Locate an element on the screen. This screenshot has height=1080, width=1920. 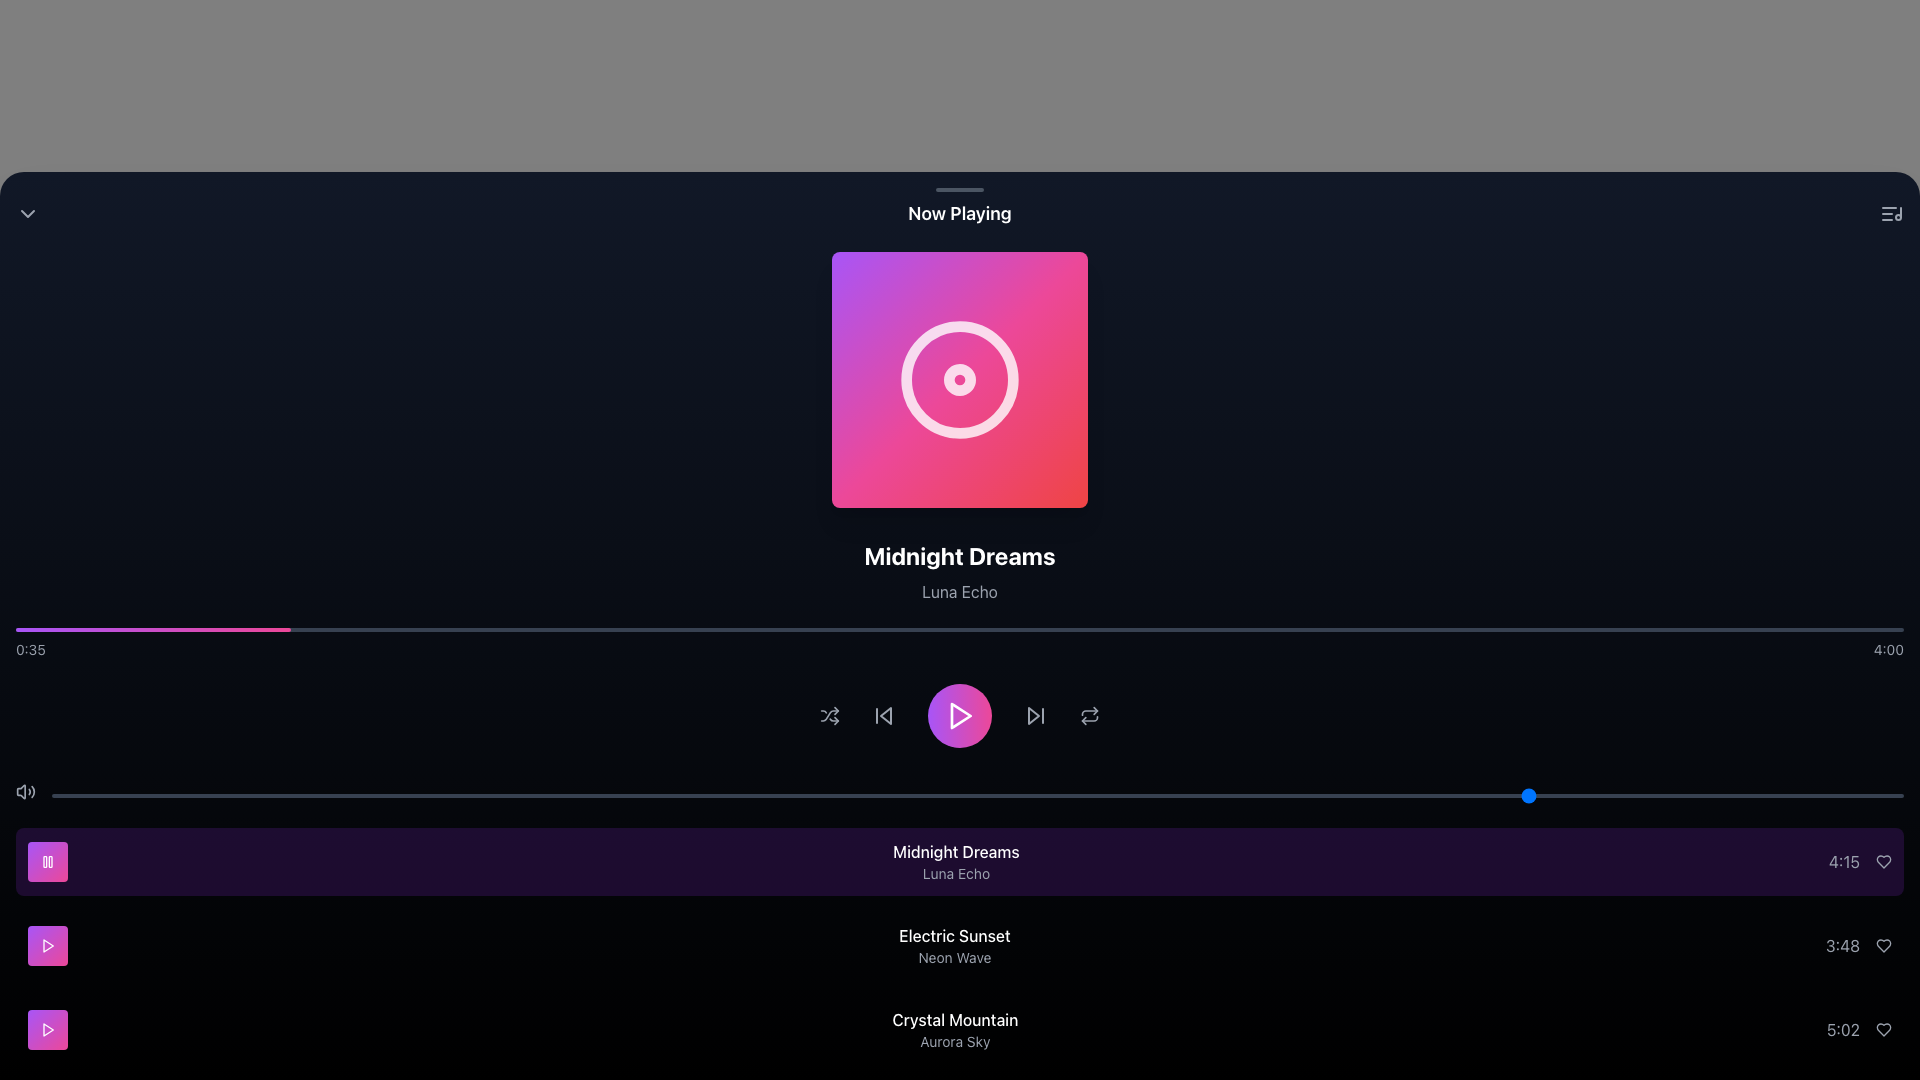
the text label 'Midnight Dreams' for further actions is located at coordinates (955, 852).